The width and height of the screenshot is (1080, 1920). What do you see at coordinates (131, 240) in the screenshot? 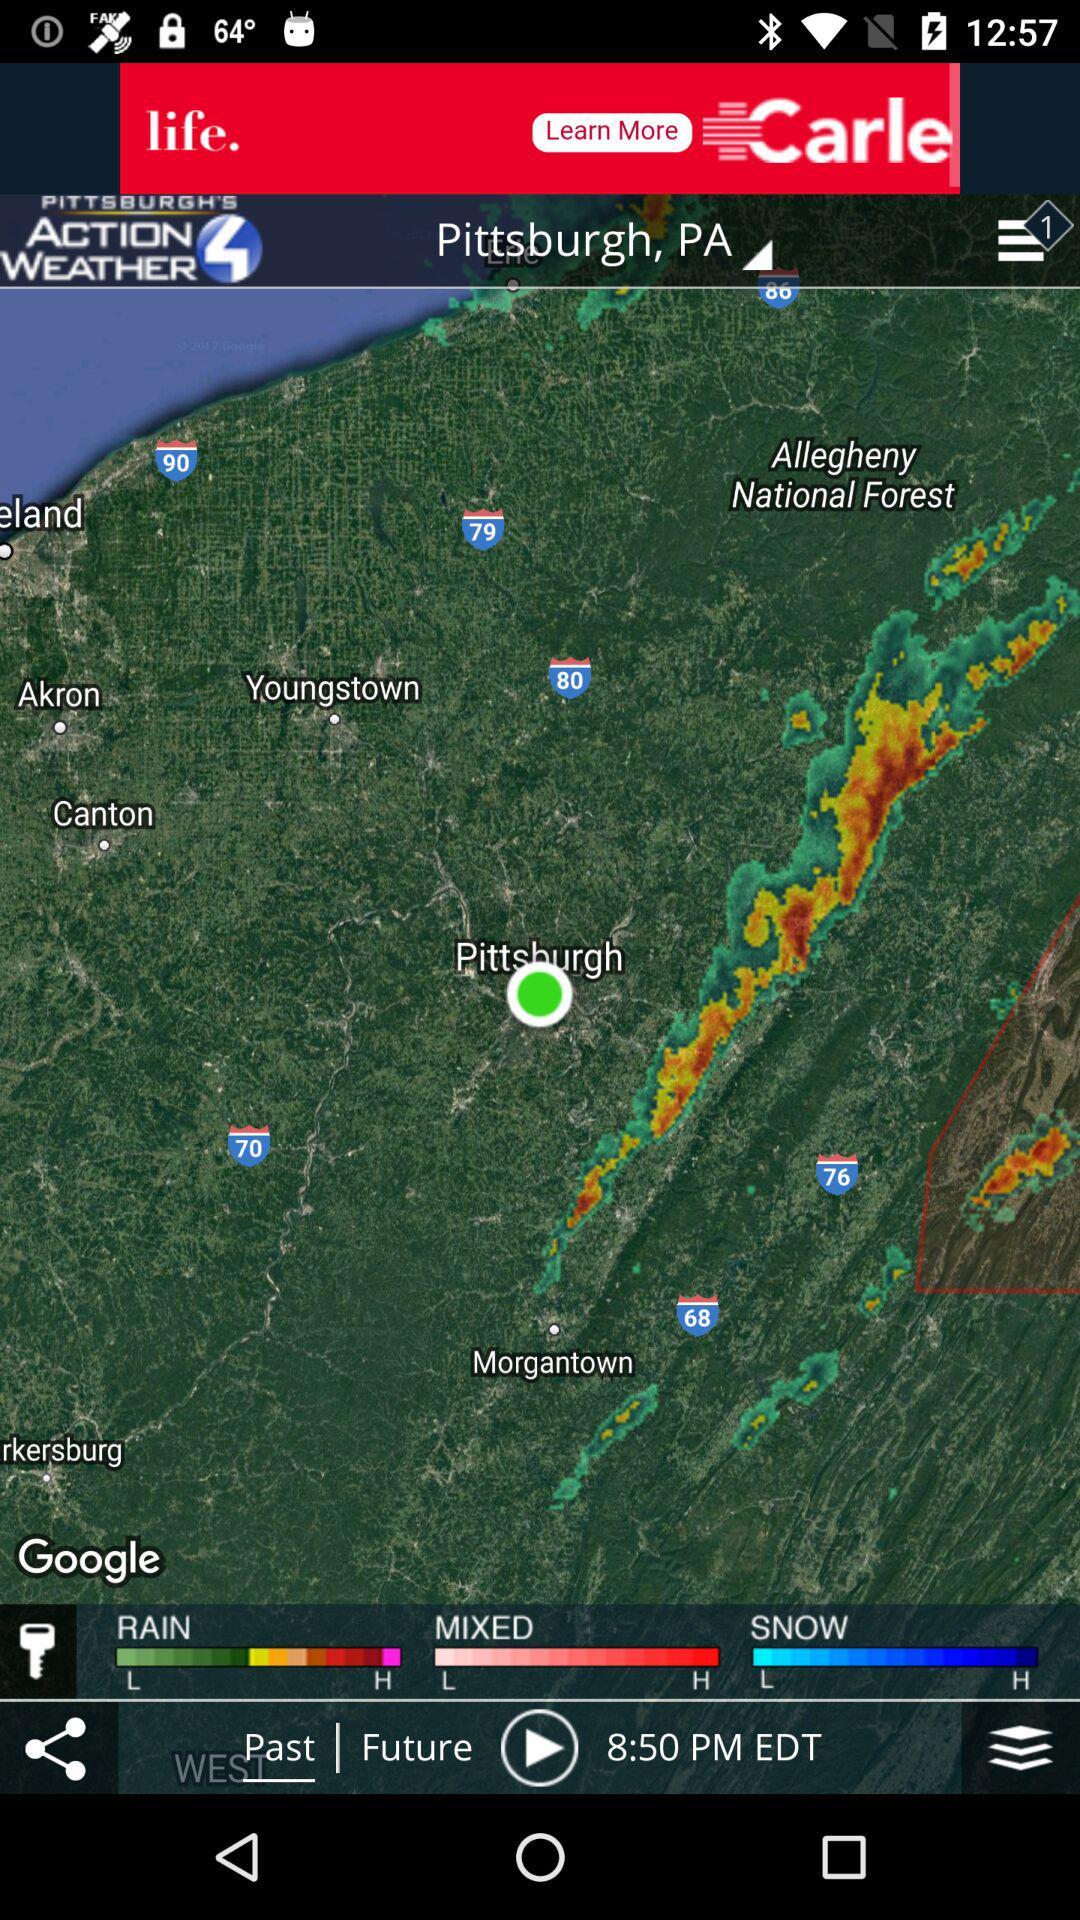
I see `the item at the top left corner` at bounding box center [131, 240].